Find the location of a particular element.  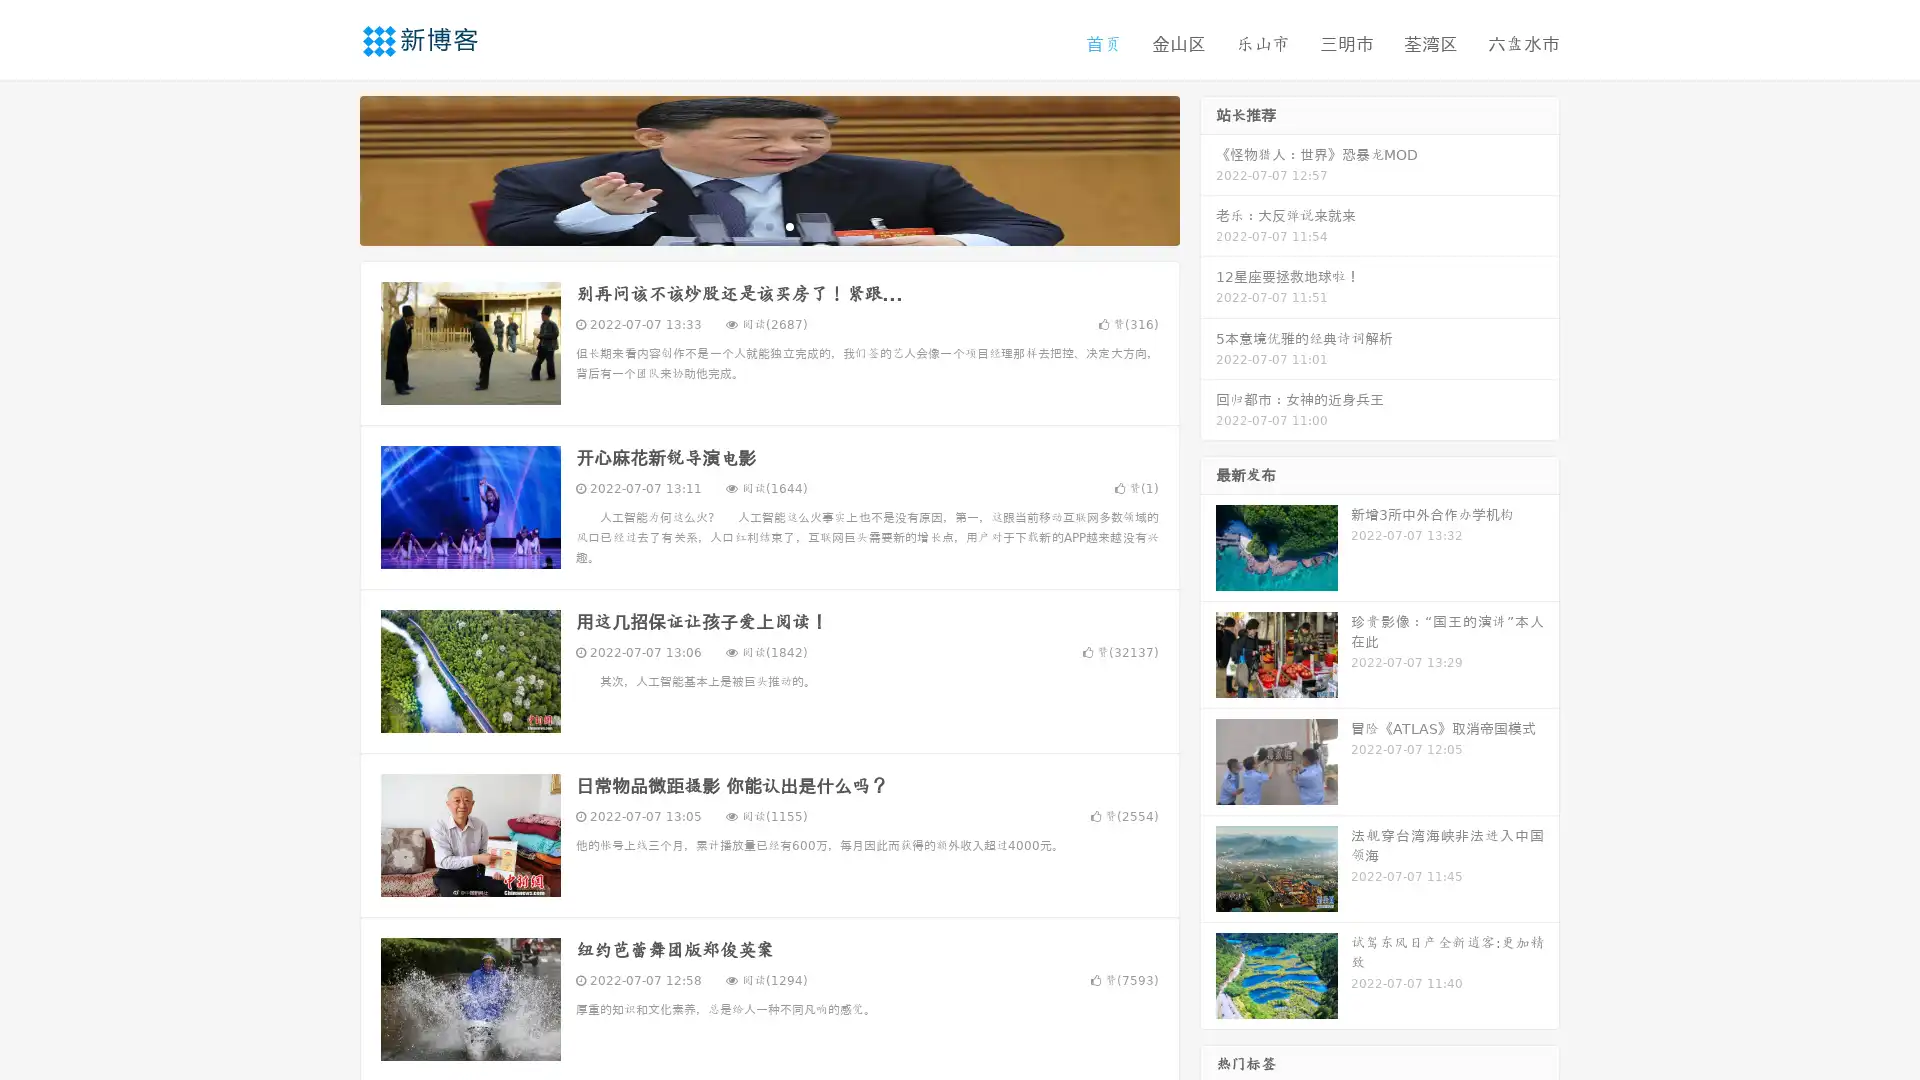

Previous slide is located at coordinates (330, 168).